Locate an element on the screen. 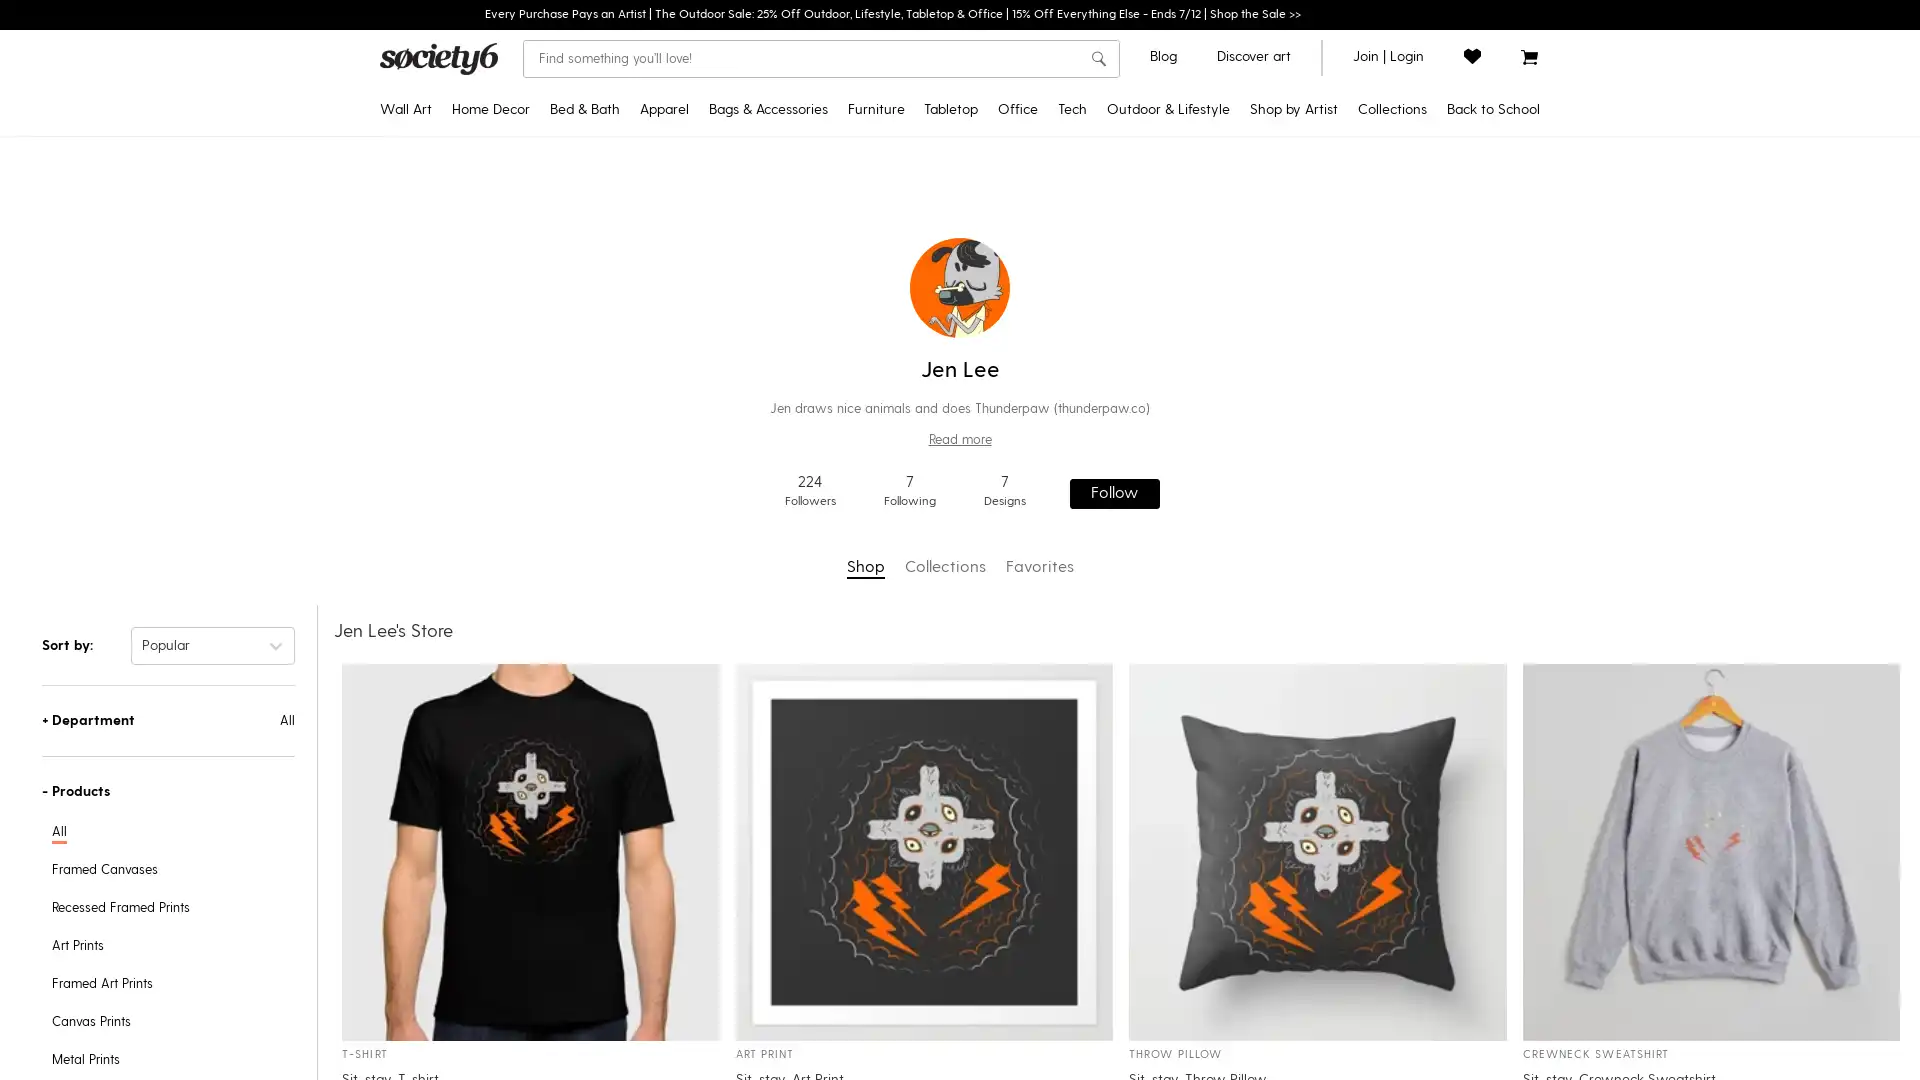  Shower Curtains is located at coordinates (627, 256).